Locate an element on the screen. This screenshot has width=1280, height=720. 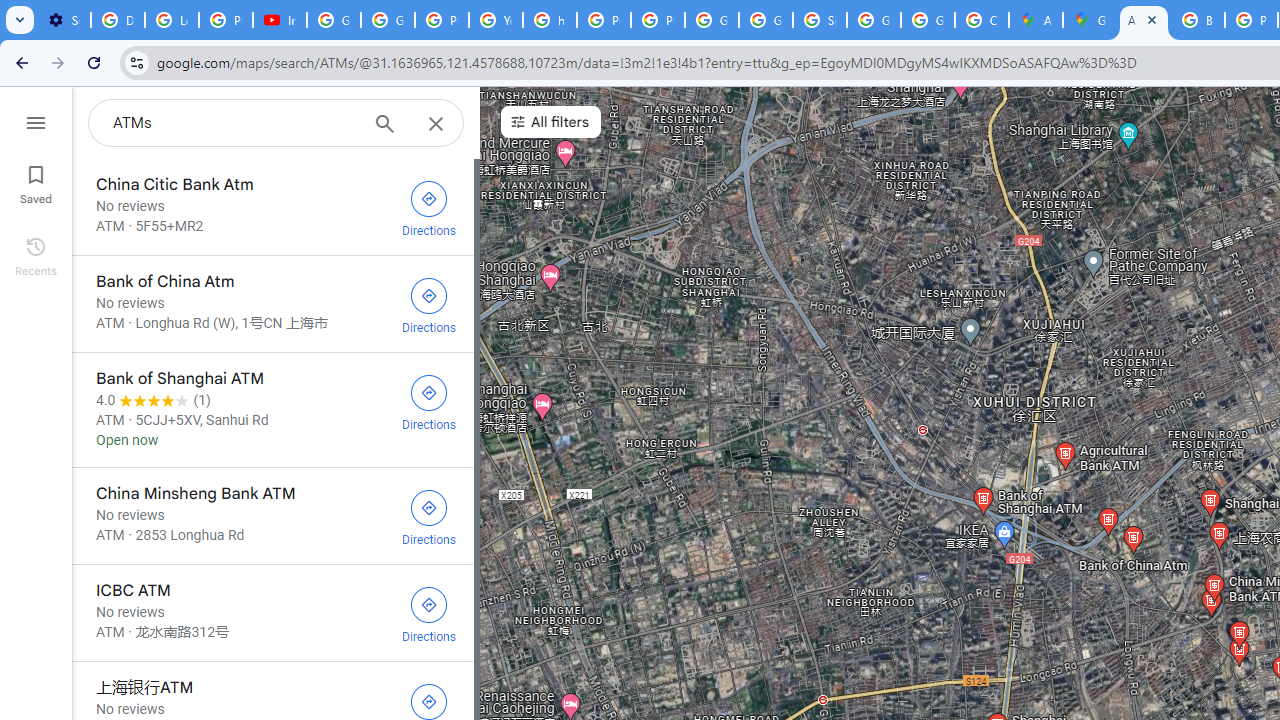
'ATMs - Google Maps' is located at coordinates (1144, 20).